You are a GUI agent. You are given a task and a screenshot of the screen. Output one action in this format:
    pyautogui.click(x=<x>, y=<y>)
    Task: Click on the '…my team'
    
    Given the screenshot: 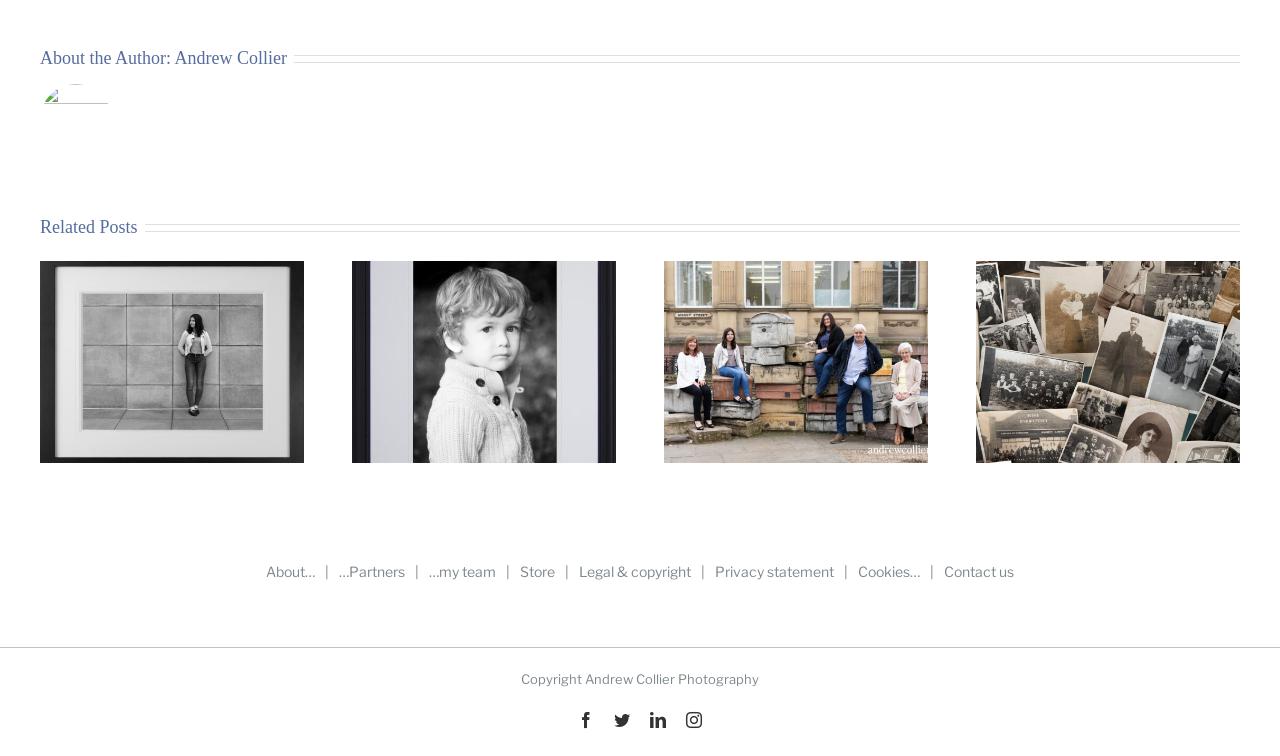 What is the action you would take?
    pyautogui.click(x=461, y=571)
    